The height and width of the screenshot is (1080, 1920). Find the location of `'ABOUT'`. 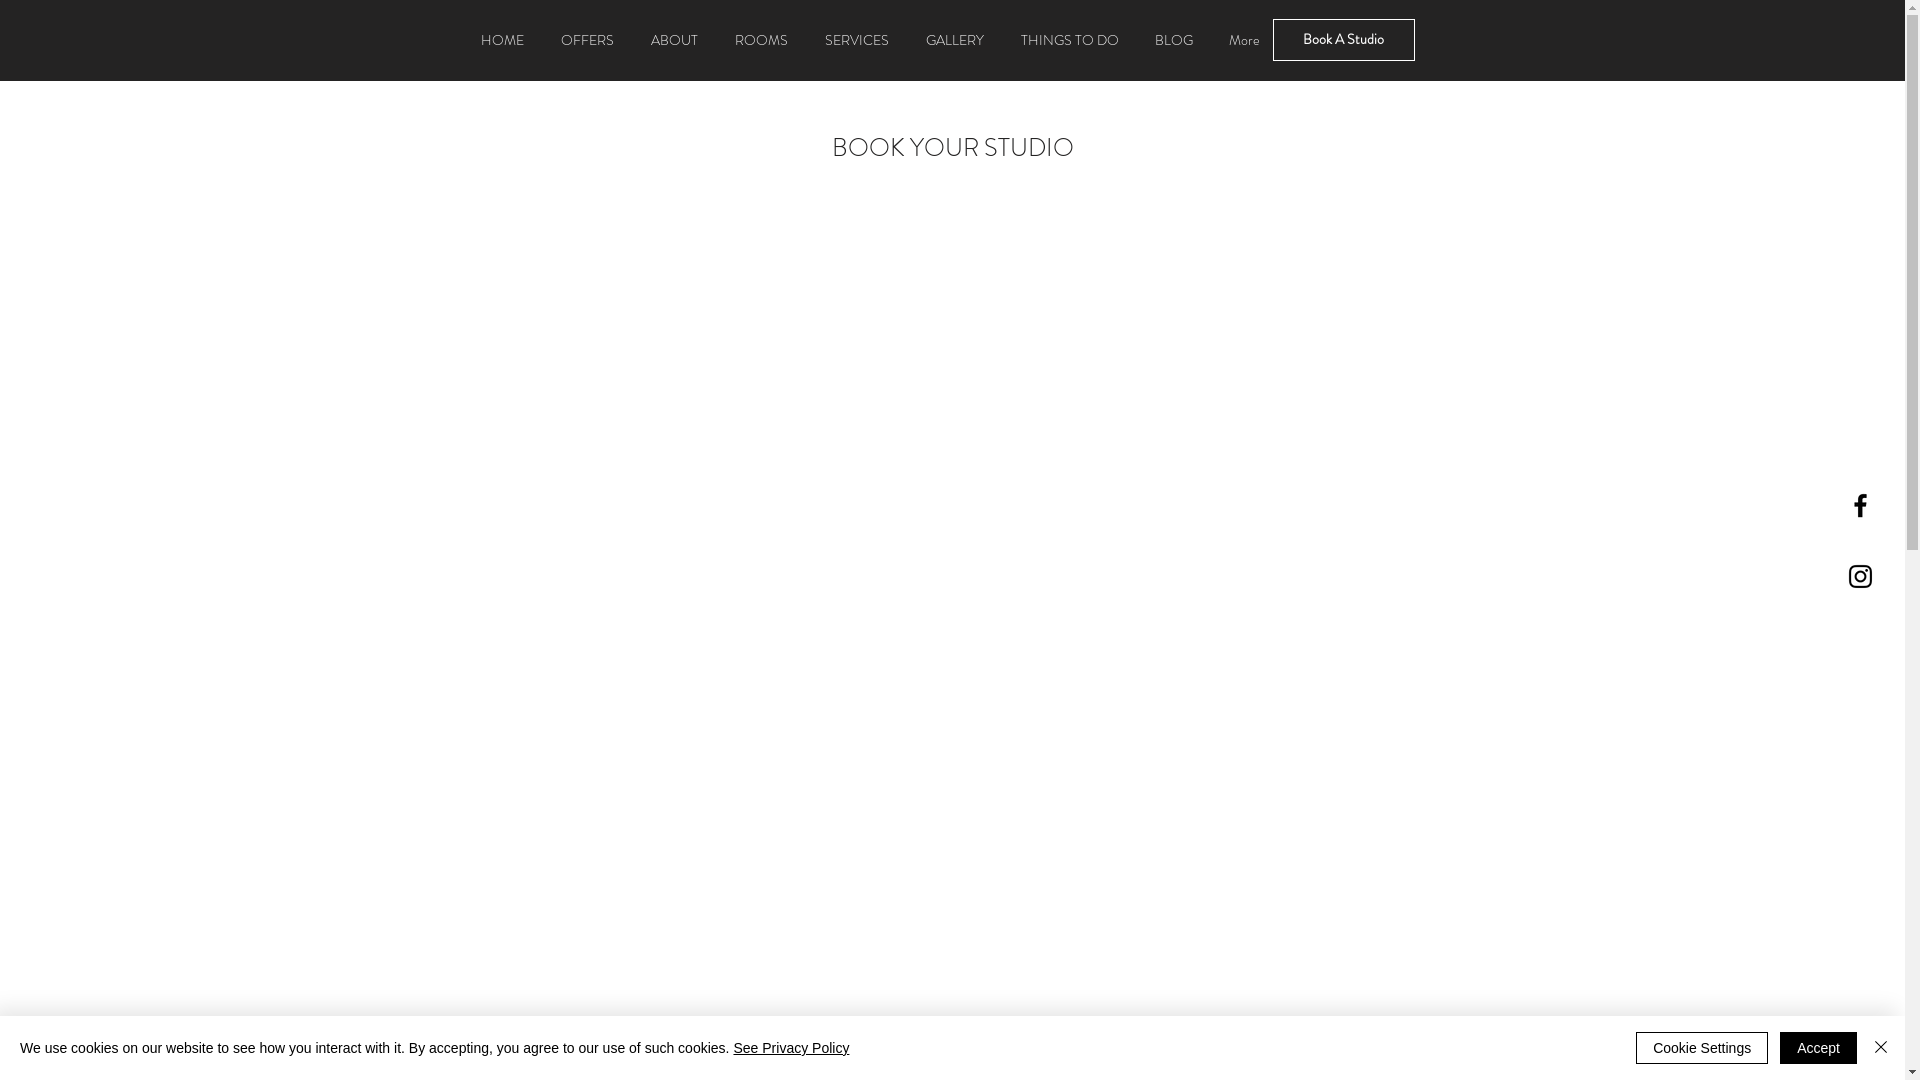

'ABOUT' is located at coordinates (673, 39).